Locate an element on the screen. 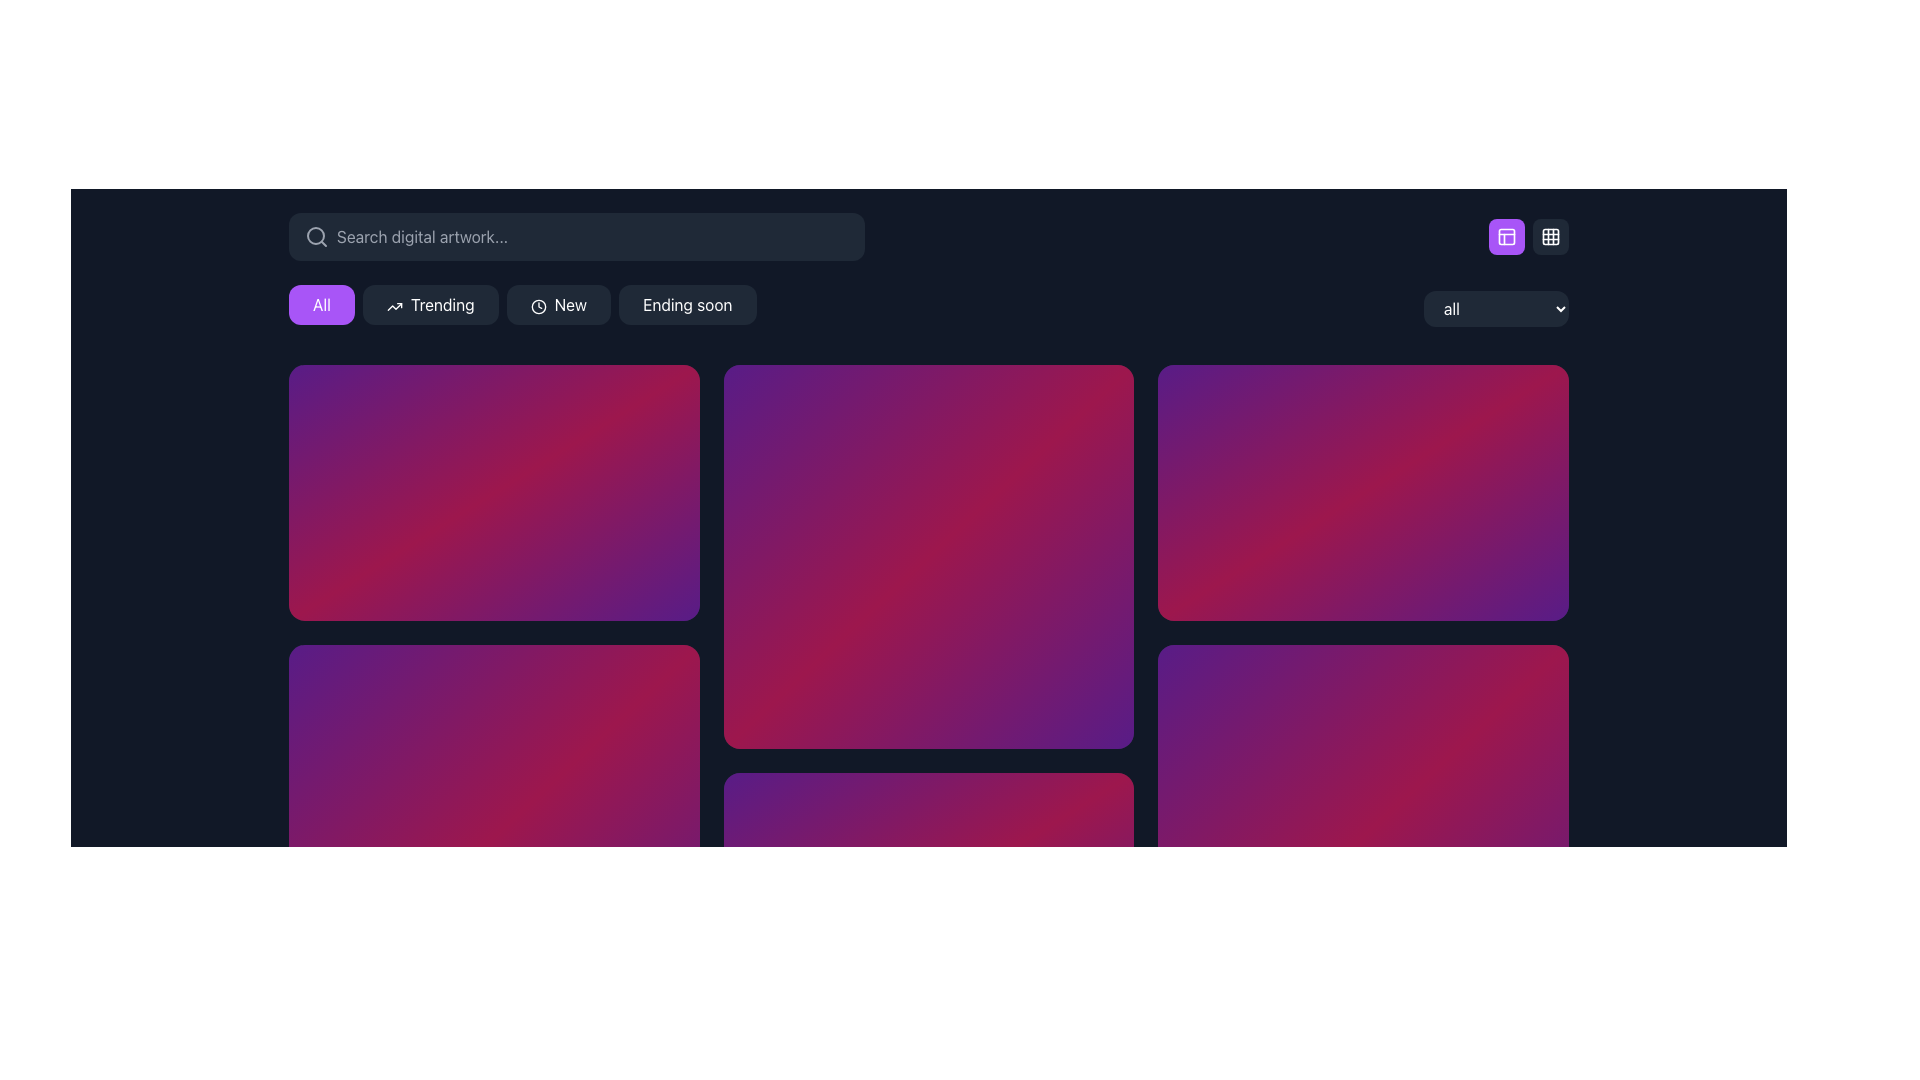 Image resolution: width=1920 pixels, height=1080 pixels. the third display card in the third column of the grid layout that contains information about digital artwork is located at coordinates (1362, 493).